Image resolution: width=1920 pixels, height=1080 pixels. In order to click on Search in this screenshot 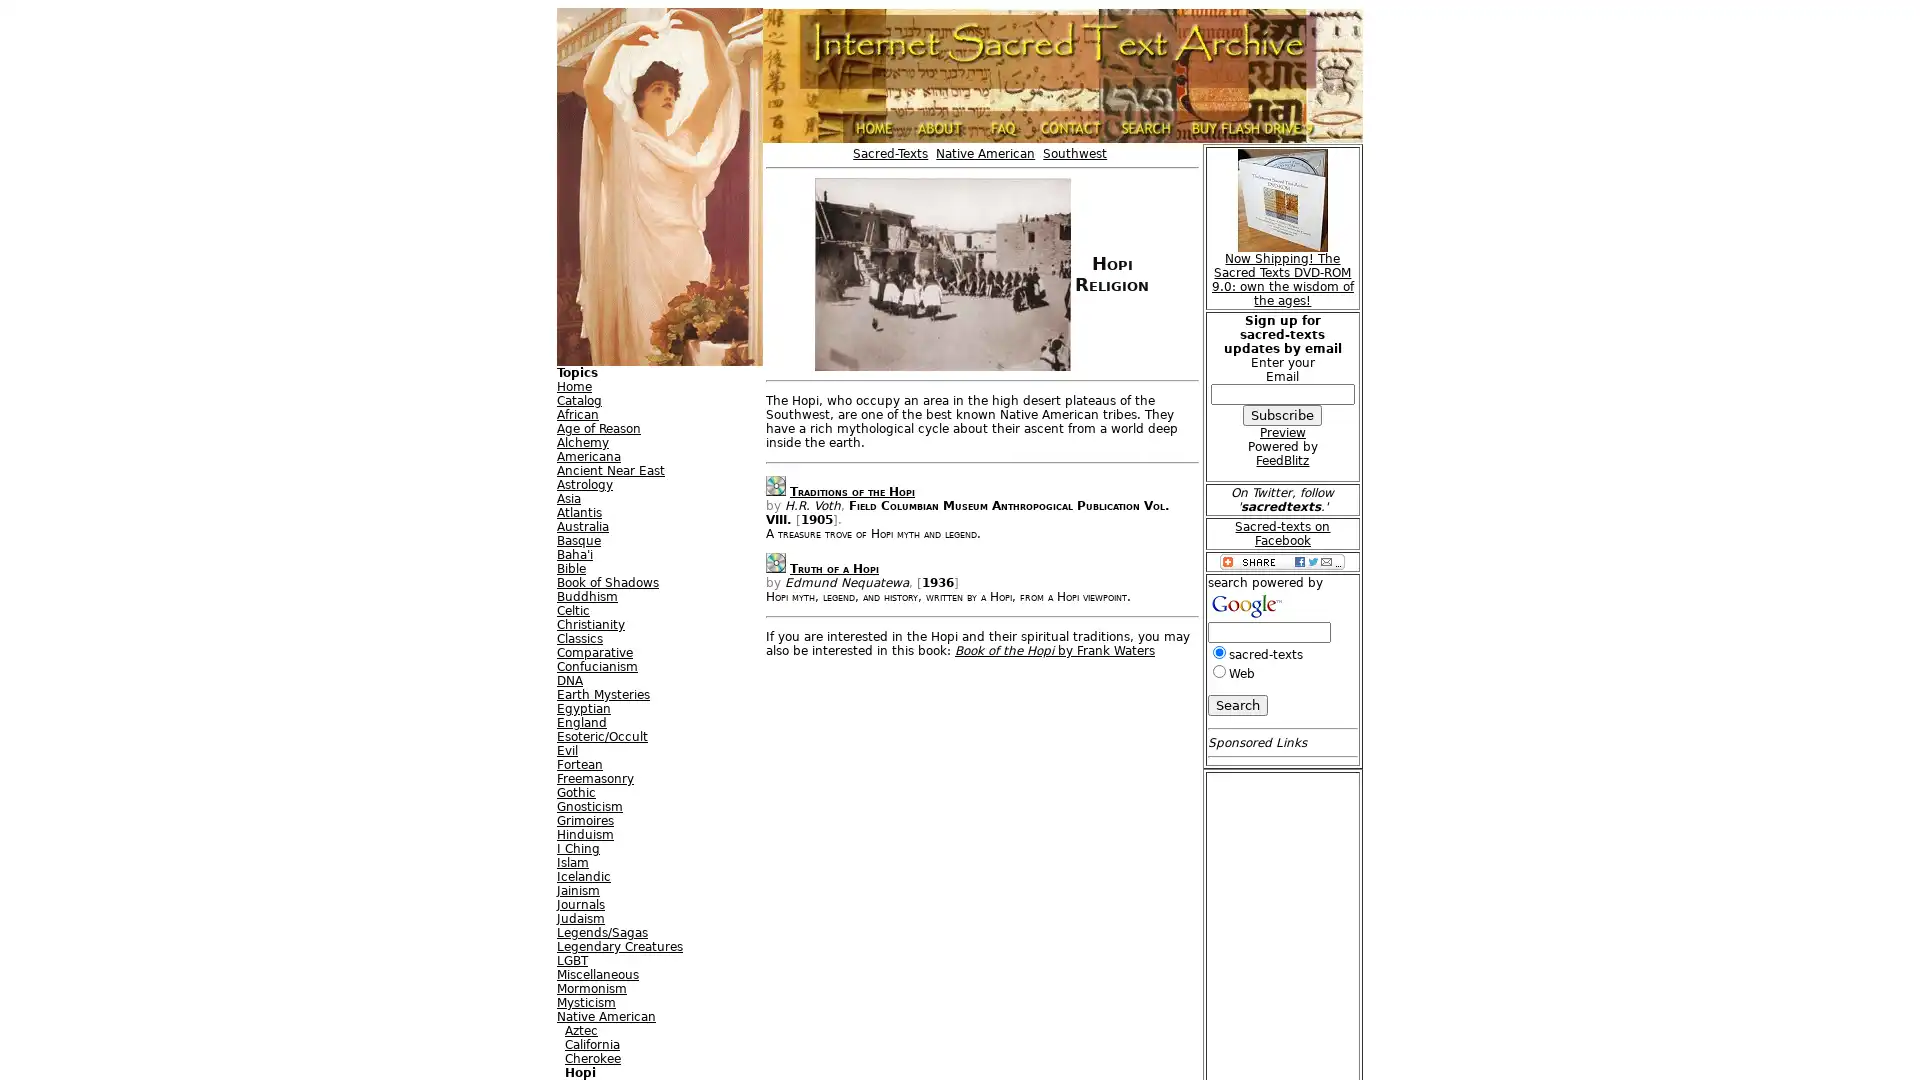, I will do `click(1236, 704)`.